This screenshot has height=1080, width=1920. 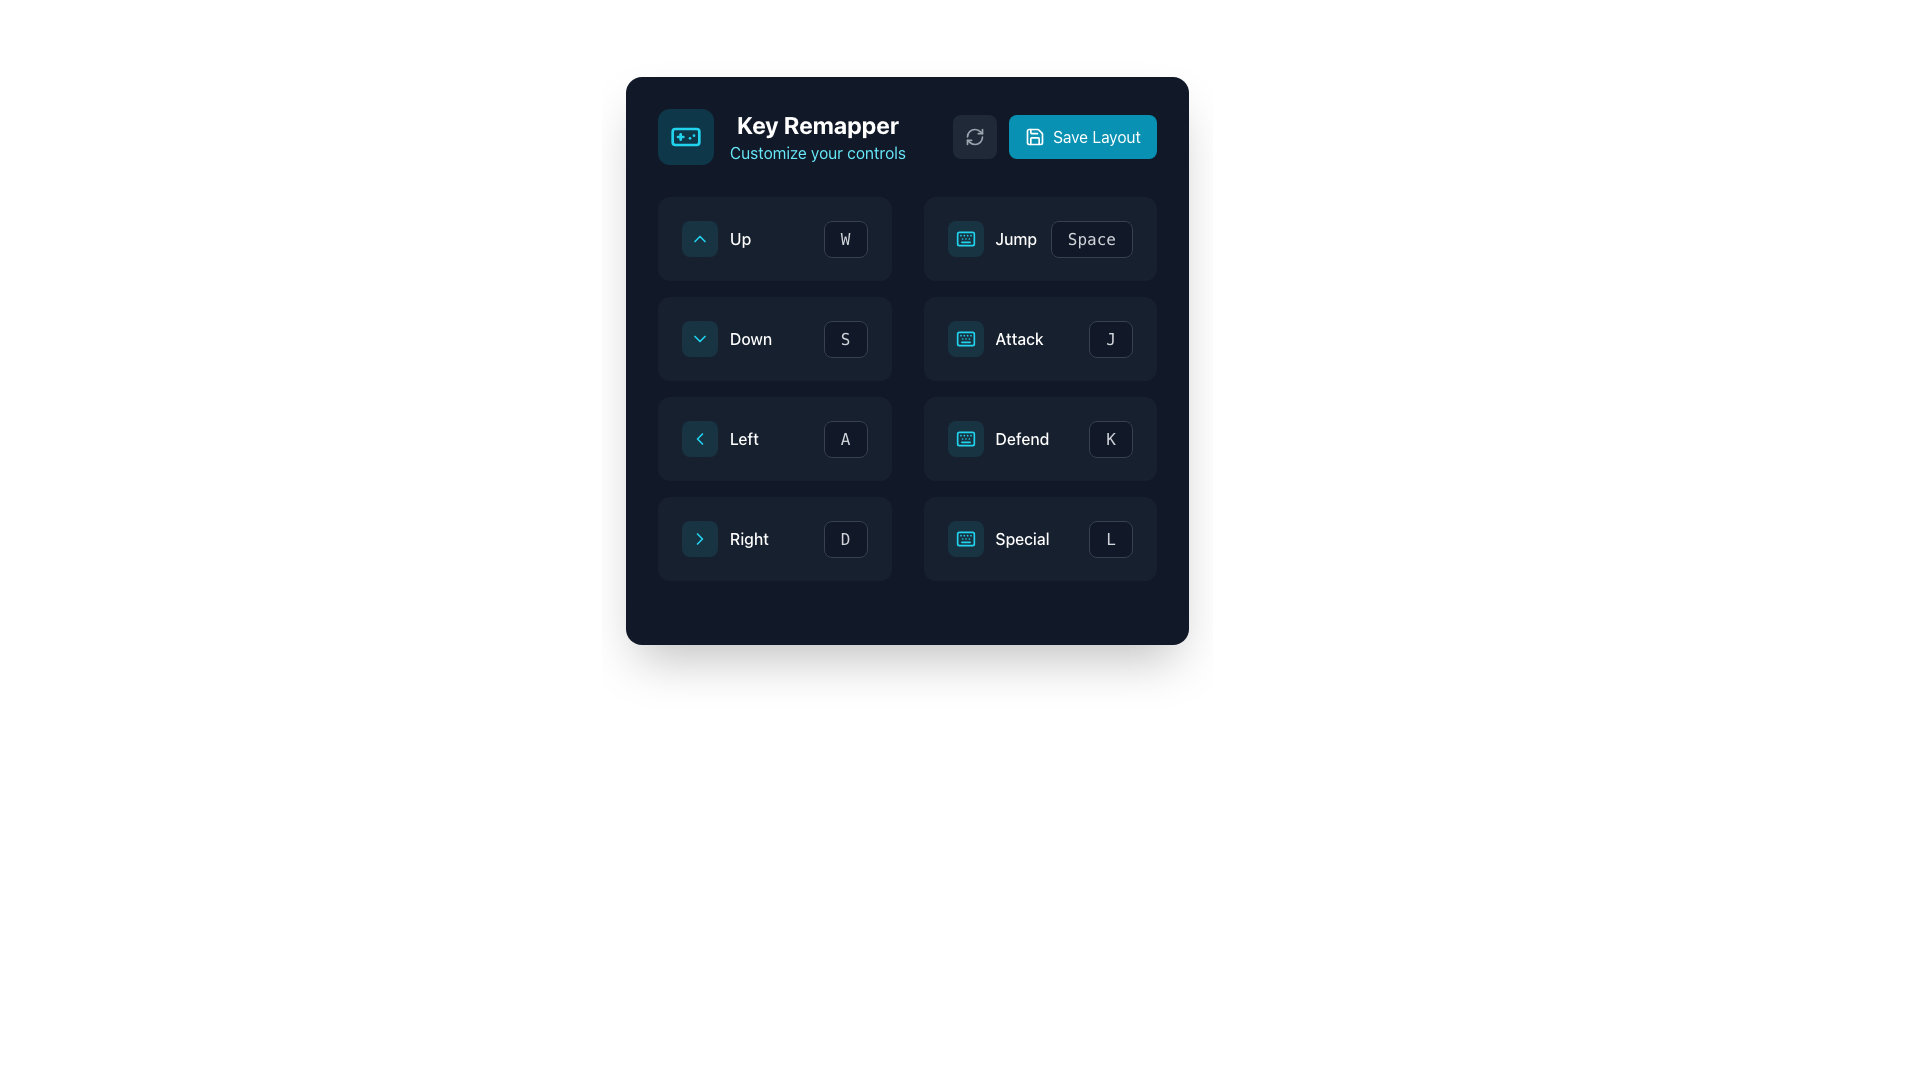 What do you see at coordinates (724, 538) in the screenshot?
I see `the 'Right' button located in the bottom-left cell of the 3x3 button grid in the 'Key Remapper' interface for keyboard navigation` at bounding box center [724, 538].